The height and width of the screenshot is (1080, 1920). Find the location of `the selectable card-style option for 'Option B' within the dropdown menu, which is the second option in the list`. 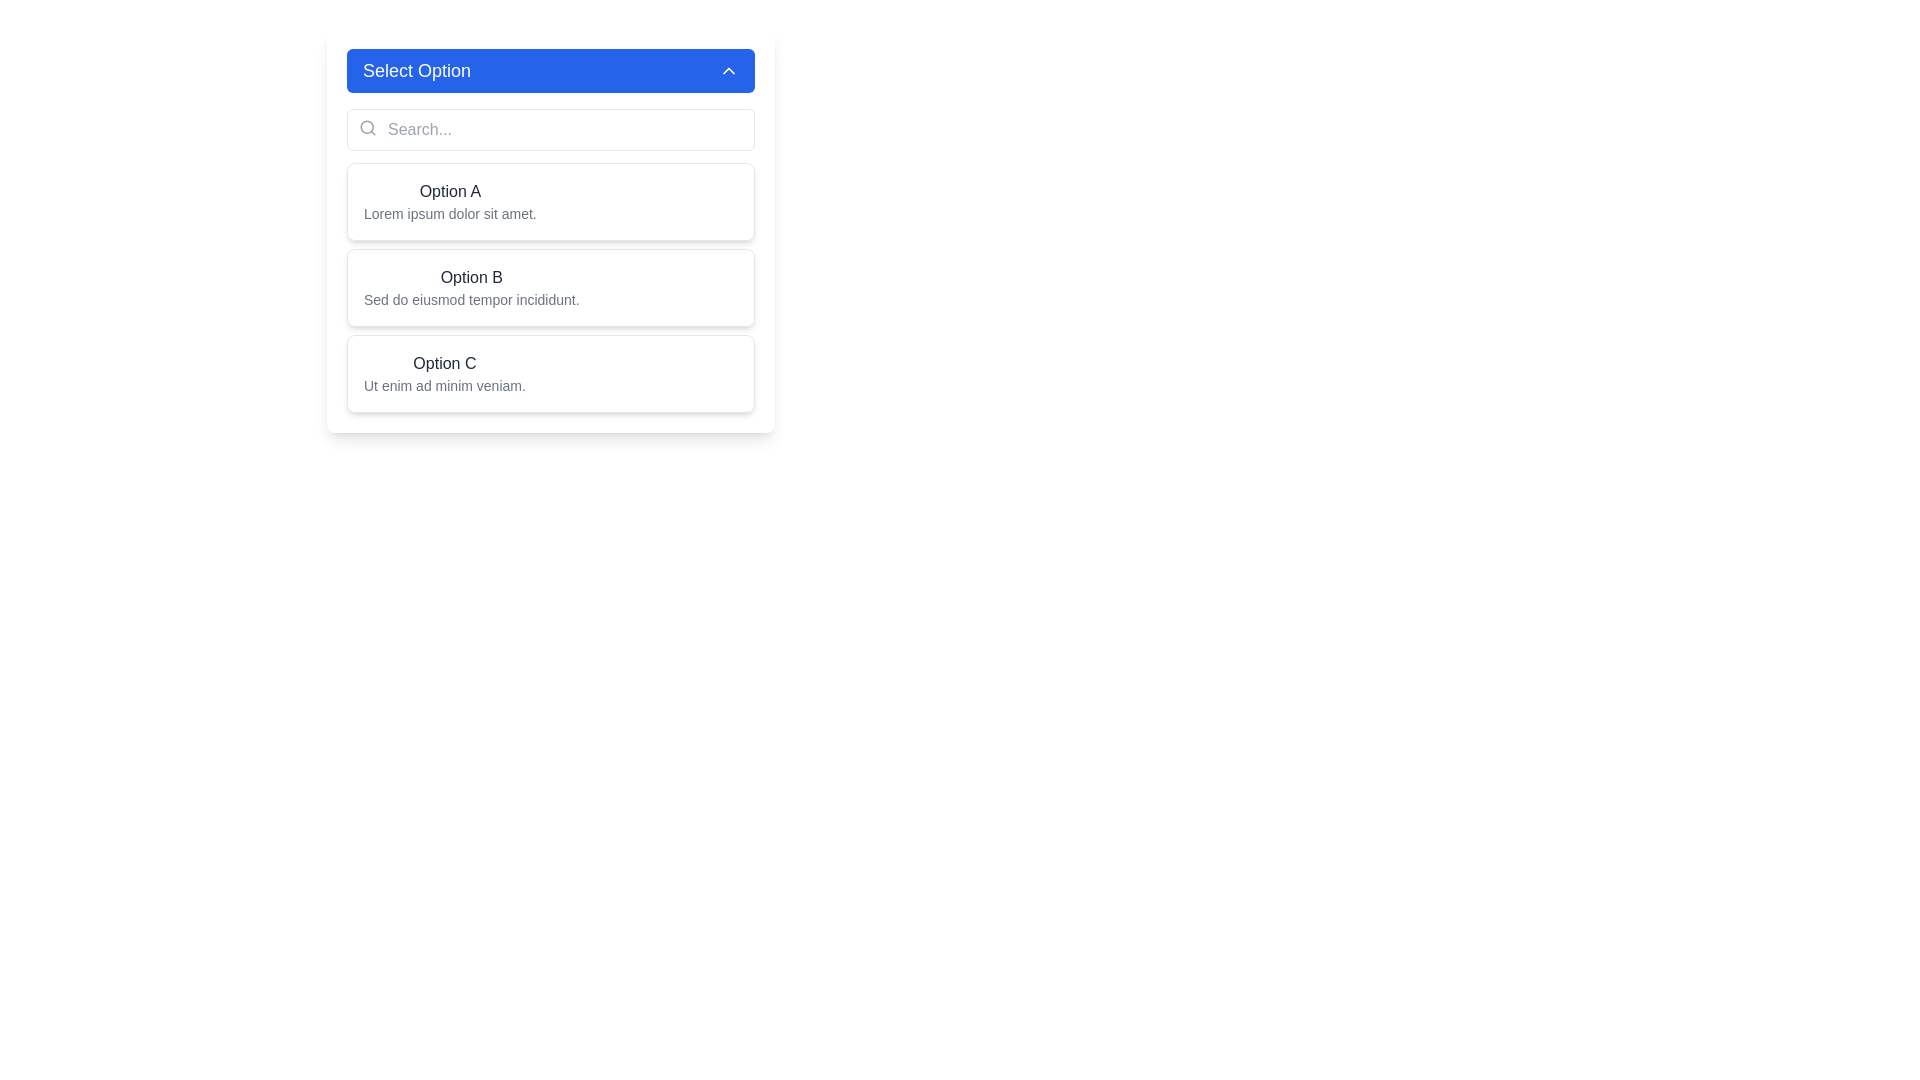

the selectable card-style option for 'Option B' within the dropdown menu, which is the second option in the list is located at coordinates (551, 288).